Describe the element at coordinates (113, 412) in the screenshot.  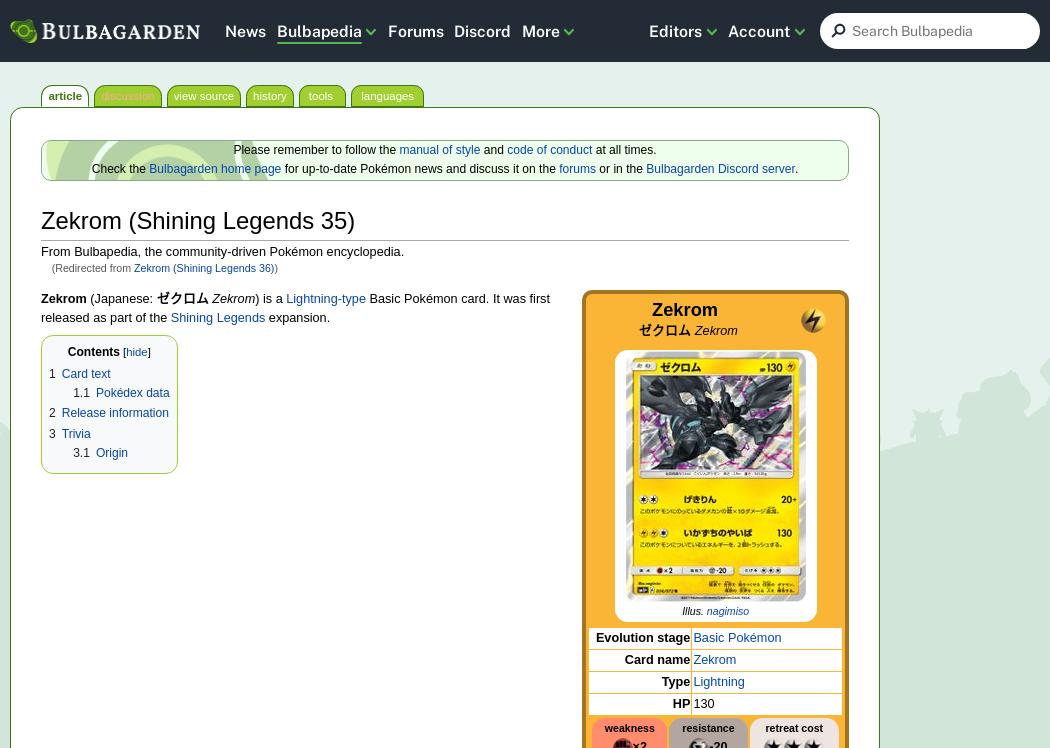
I see `'Release information'` at that location.